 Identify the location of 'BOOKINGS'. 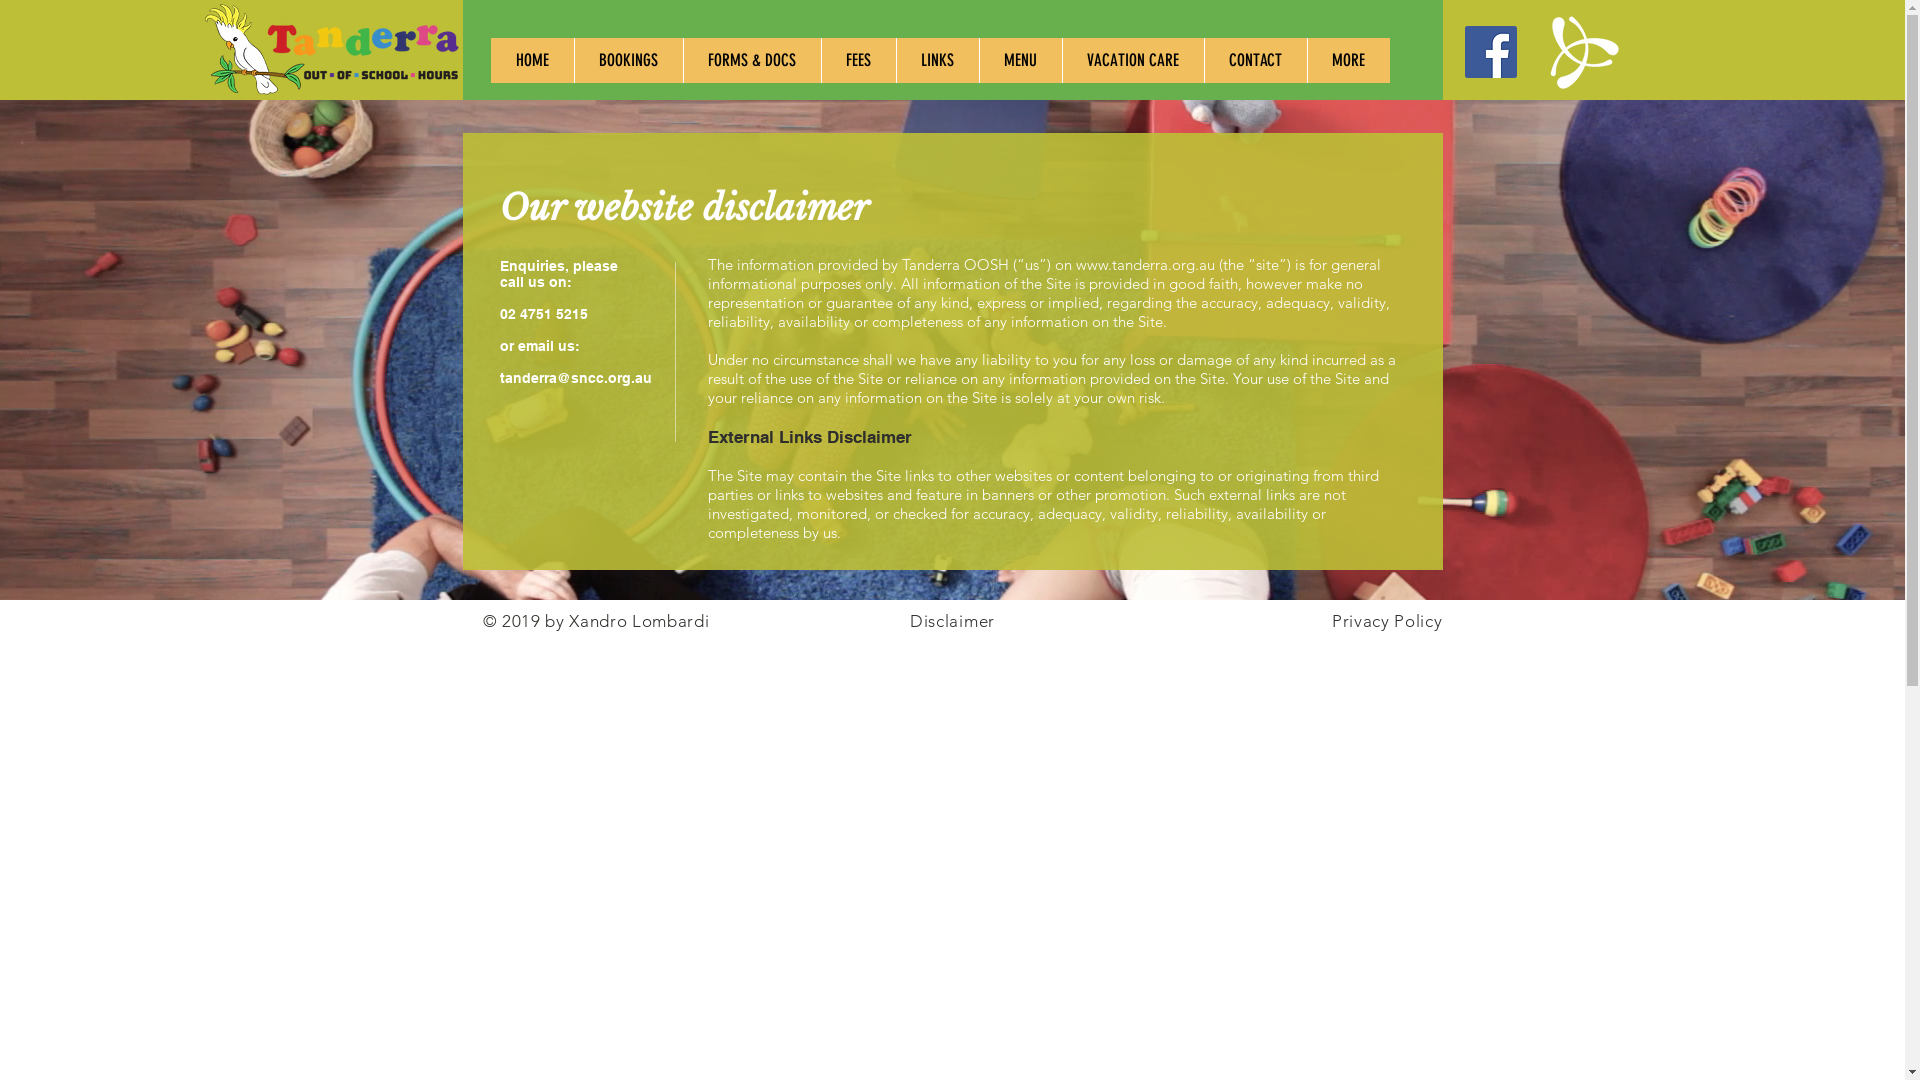
(573, 59).